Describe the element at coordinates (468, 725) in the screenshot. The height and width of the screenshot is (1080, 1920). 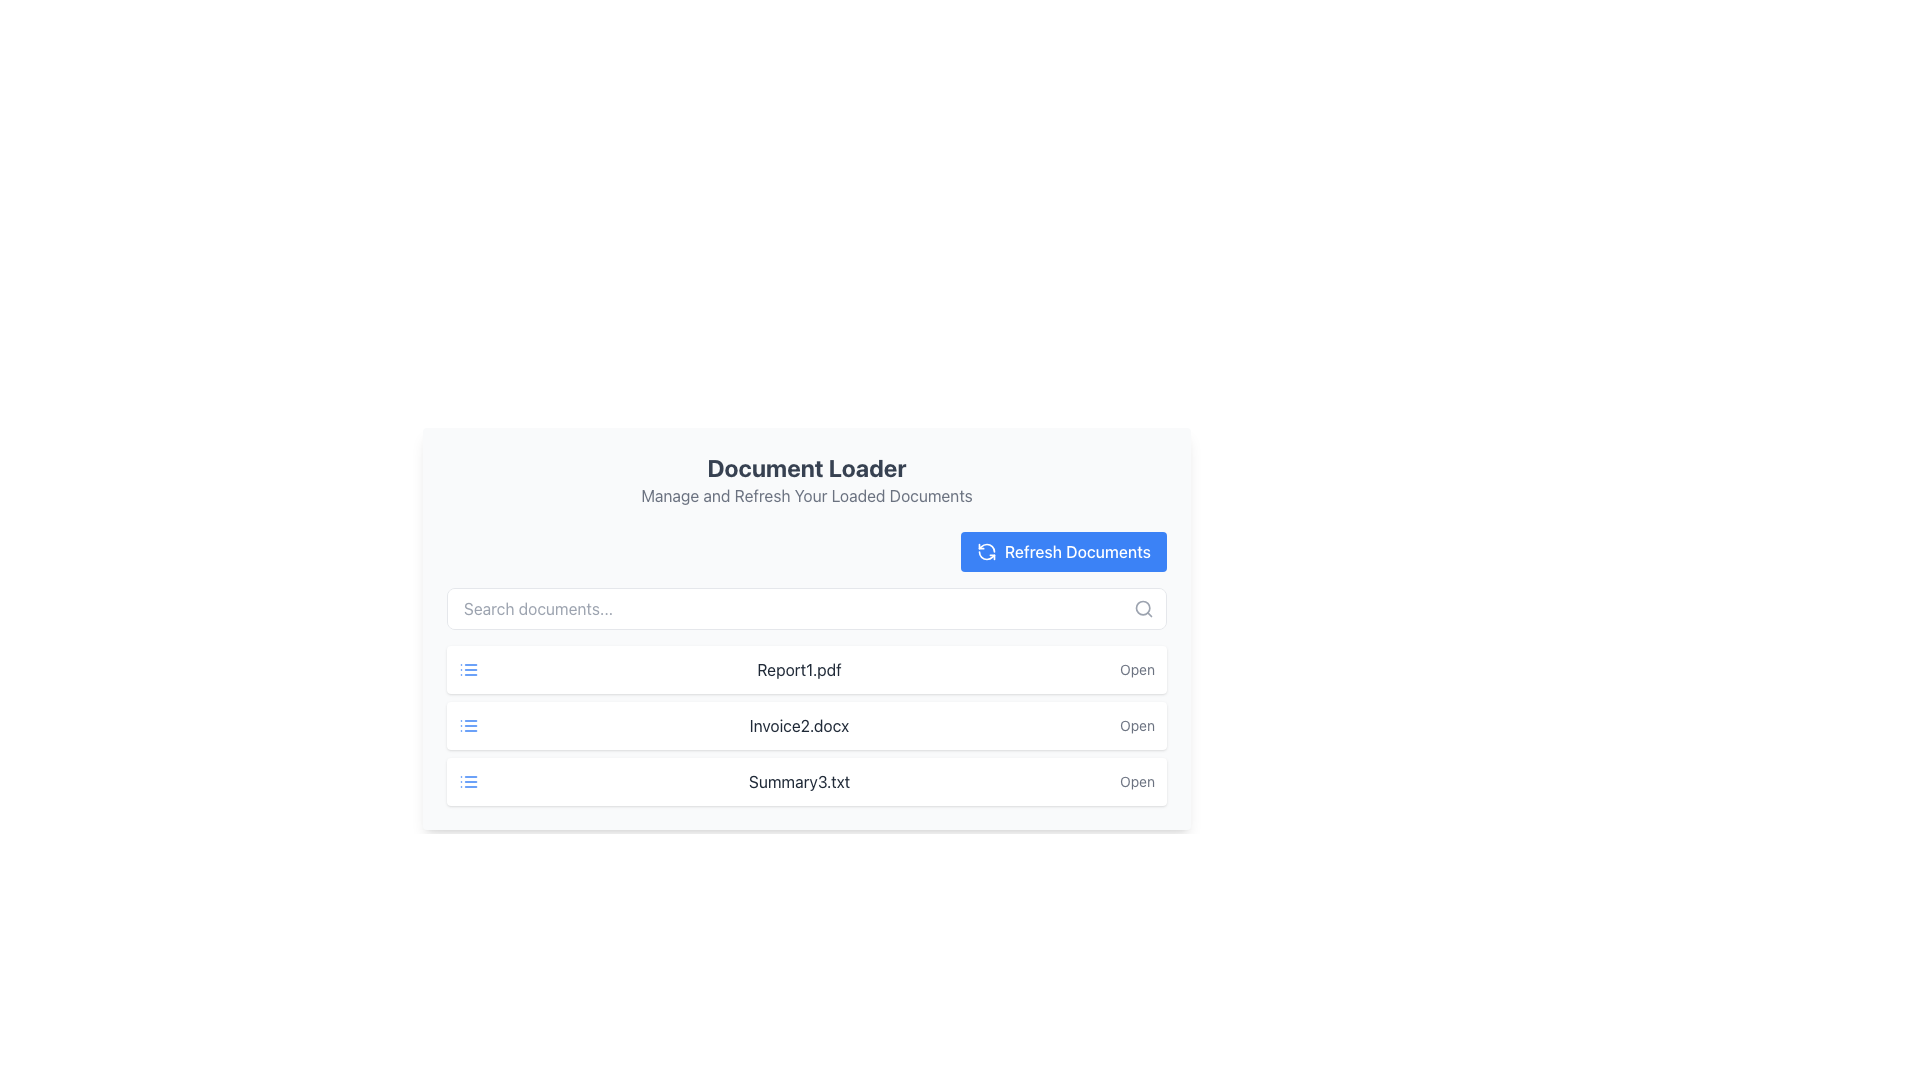
I see `the icon representing the document type located to the left of 'Invoice2.docx'` at that location.